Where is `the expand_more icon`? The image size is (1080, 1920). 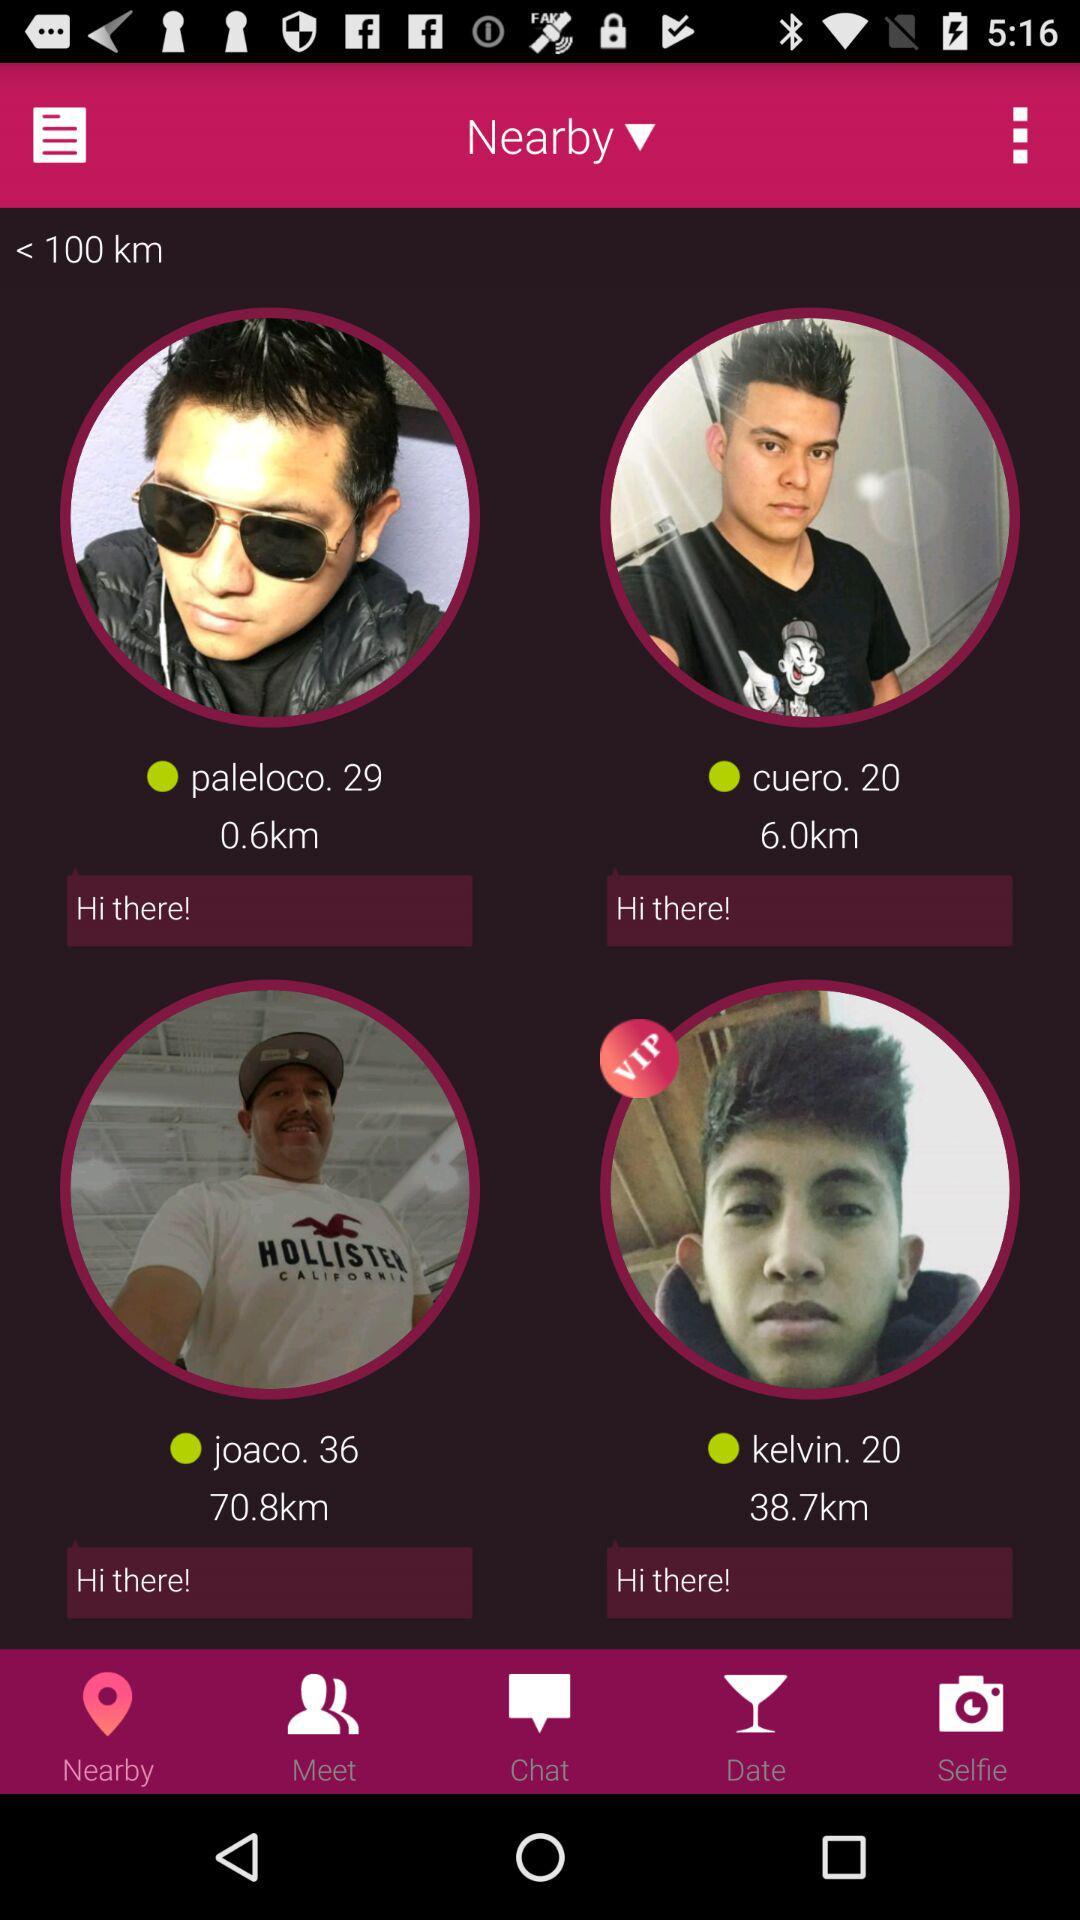 the expand_more icon is located at coordinates (640, 143).